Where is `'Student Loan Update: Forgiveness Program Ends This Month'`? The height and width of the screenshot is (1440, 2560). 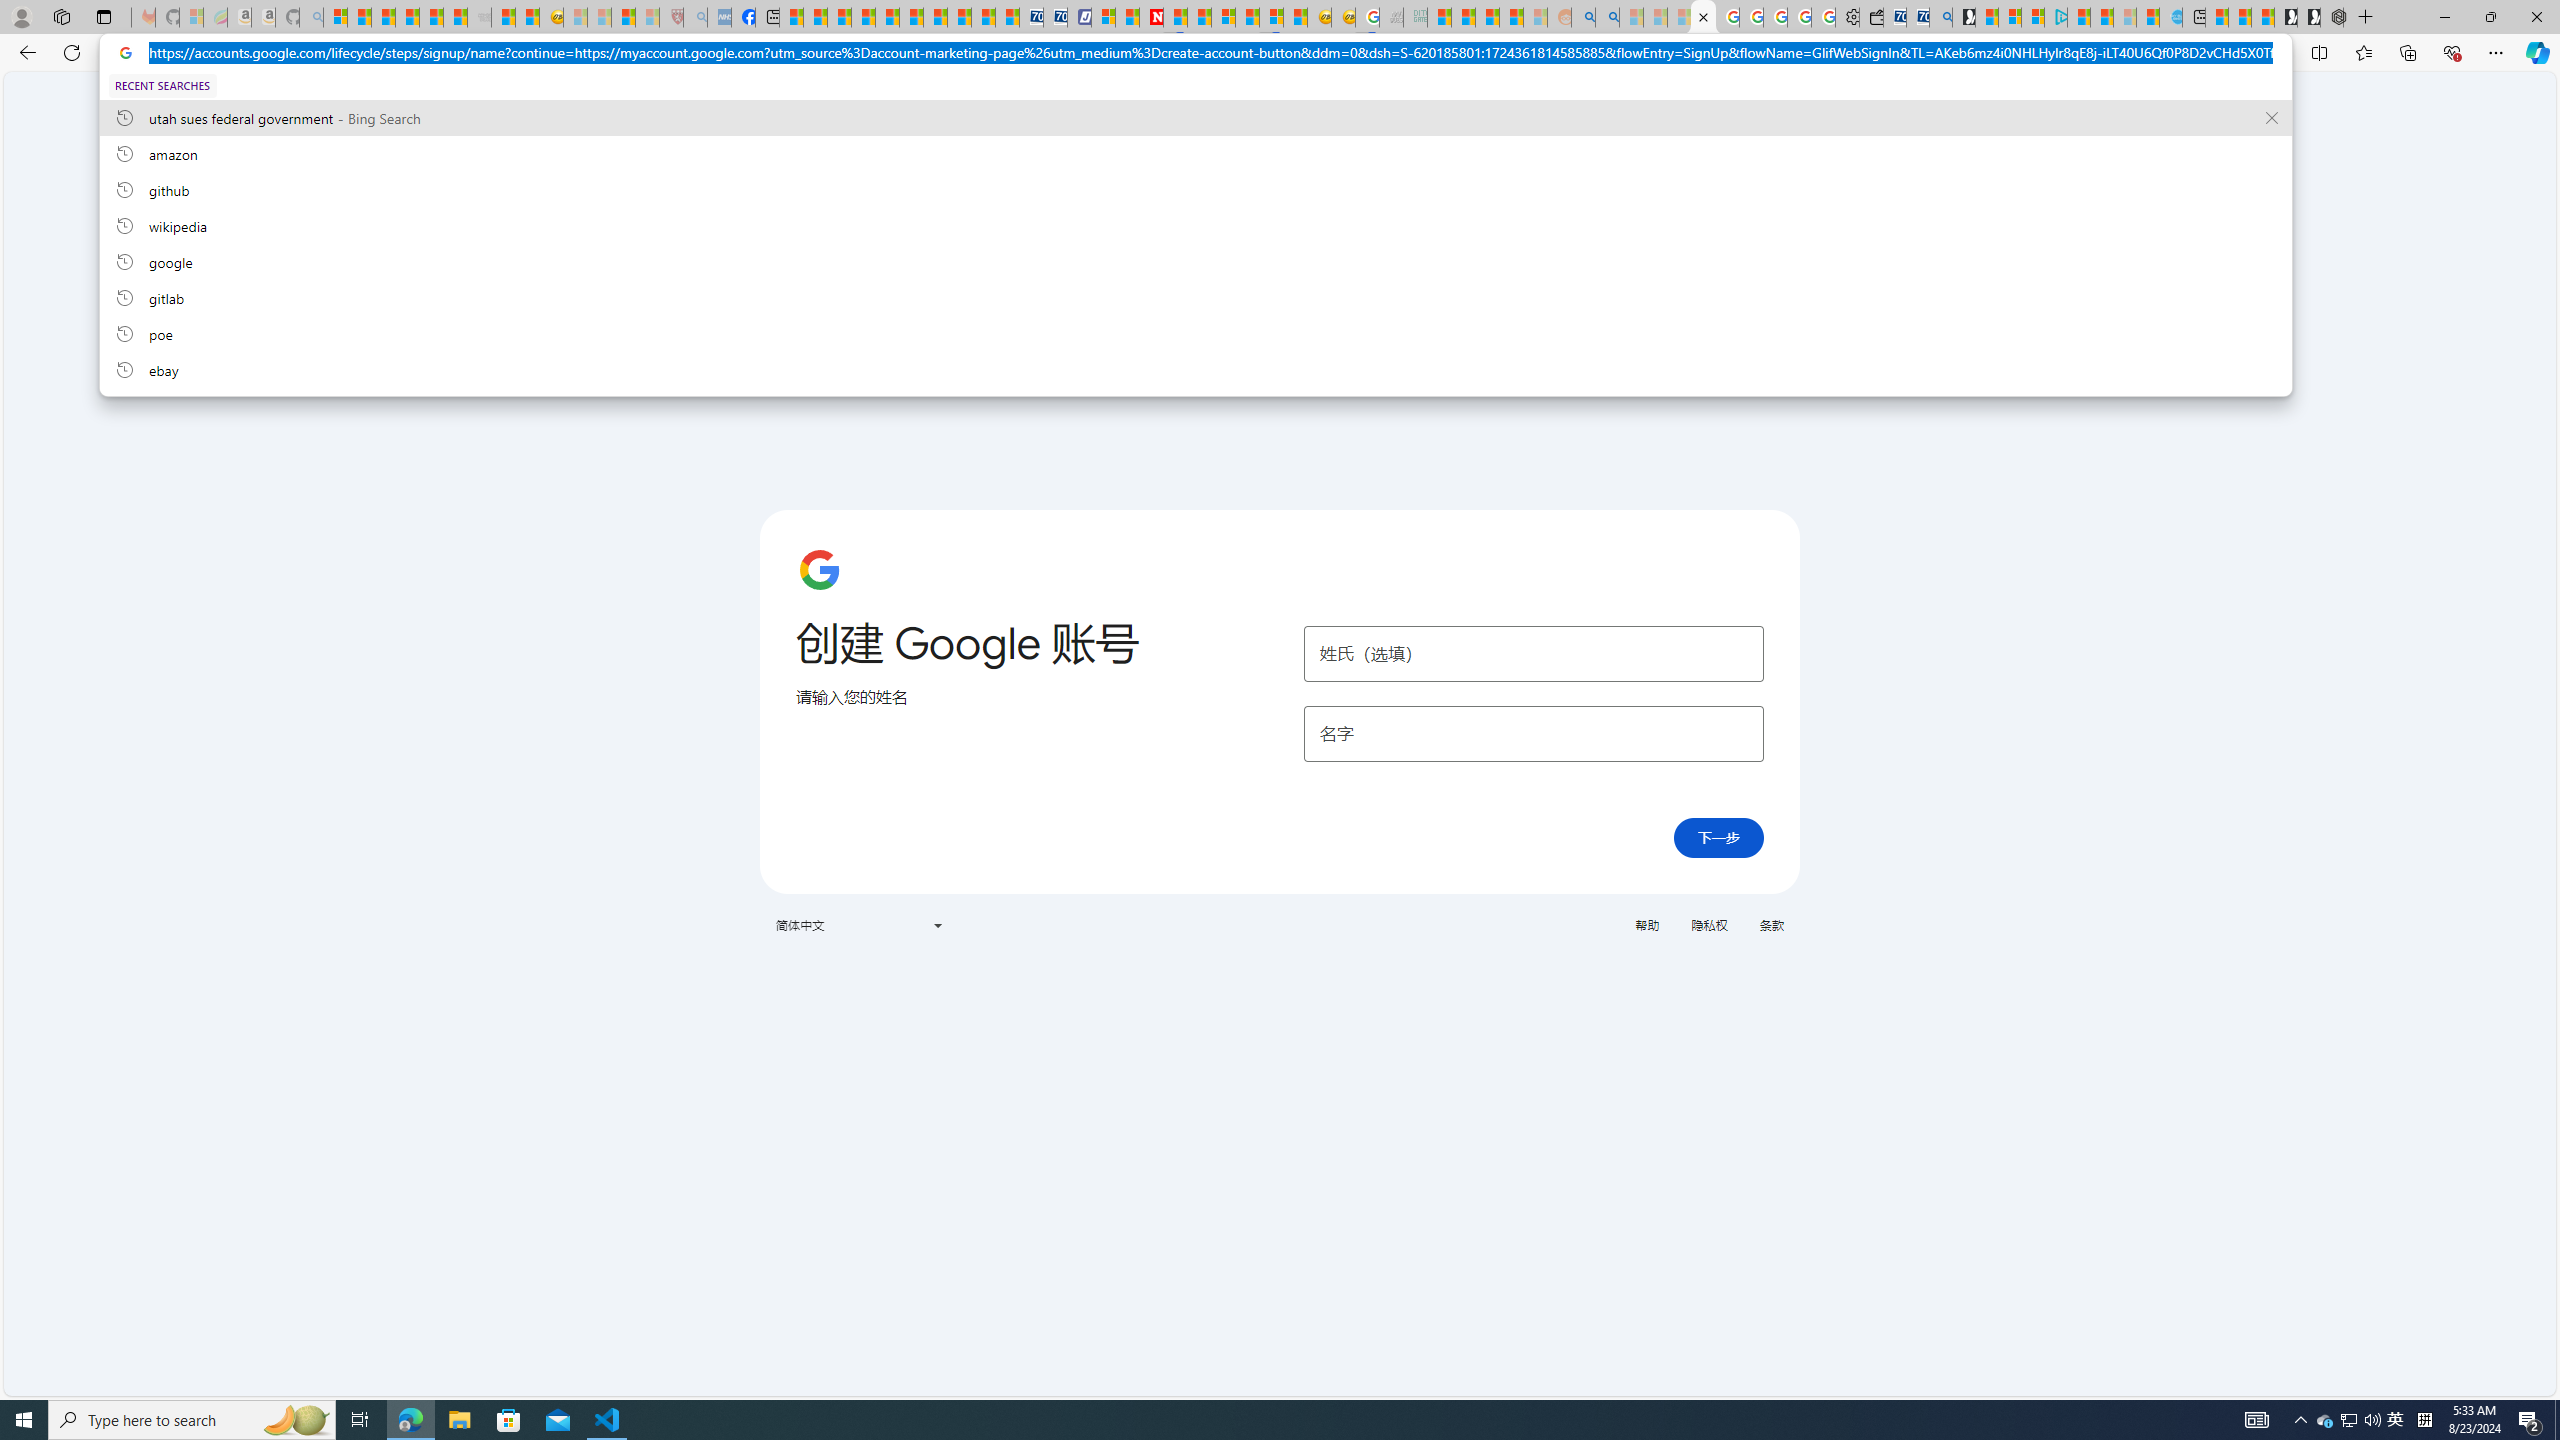 'Student Loan Update: Forgiveness Program Ends This Month' is located at coordinates (1509, 16).